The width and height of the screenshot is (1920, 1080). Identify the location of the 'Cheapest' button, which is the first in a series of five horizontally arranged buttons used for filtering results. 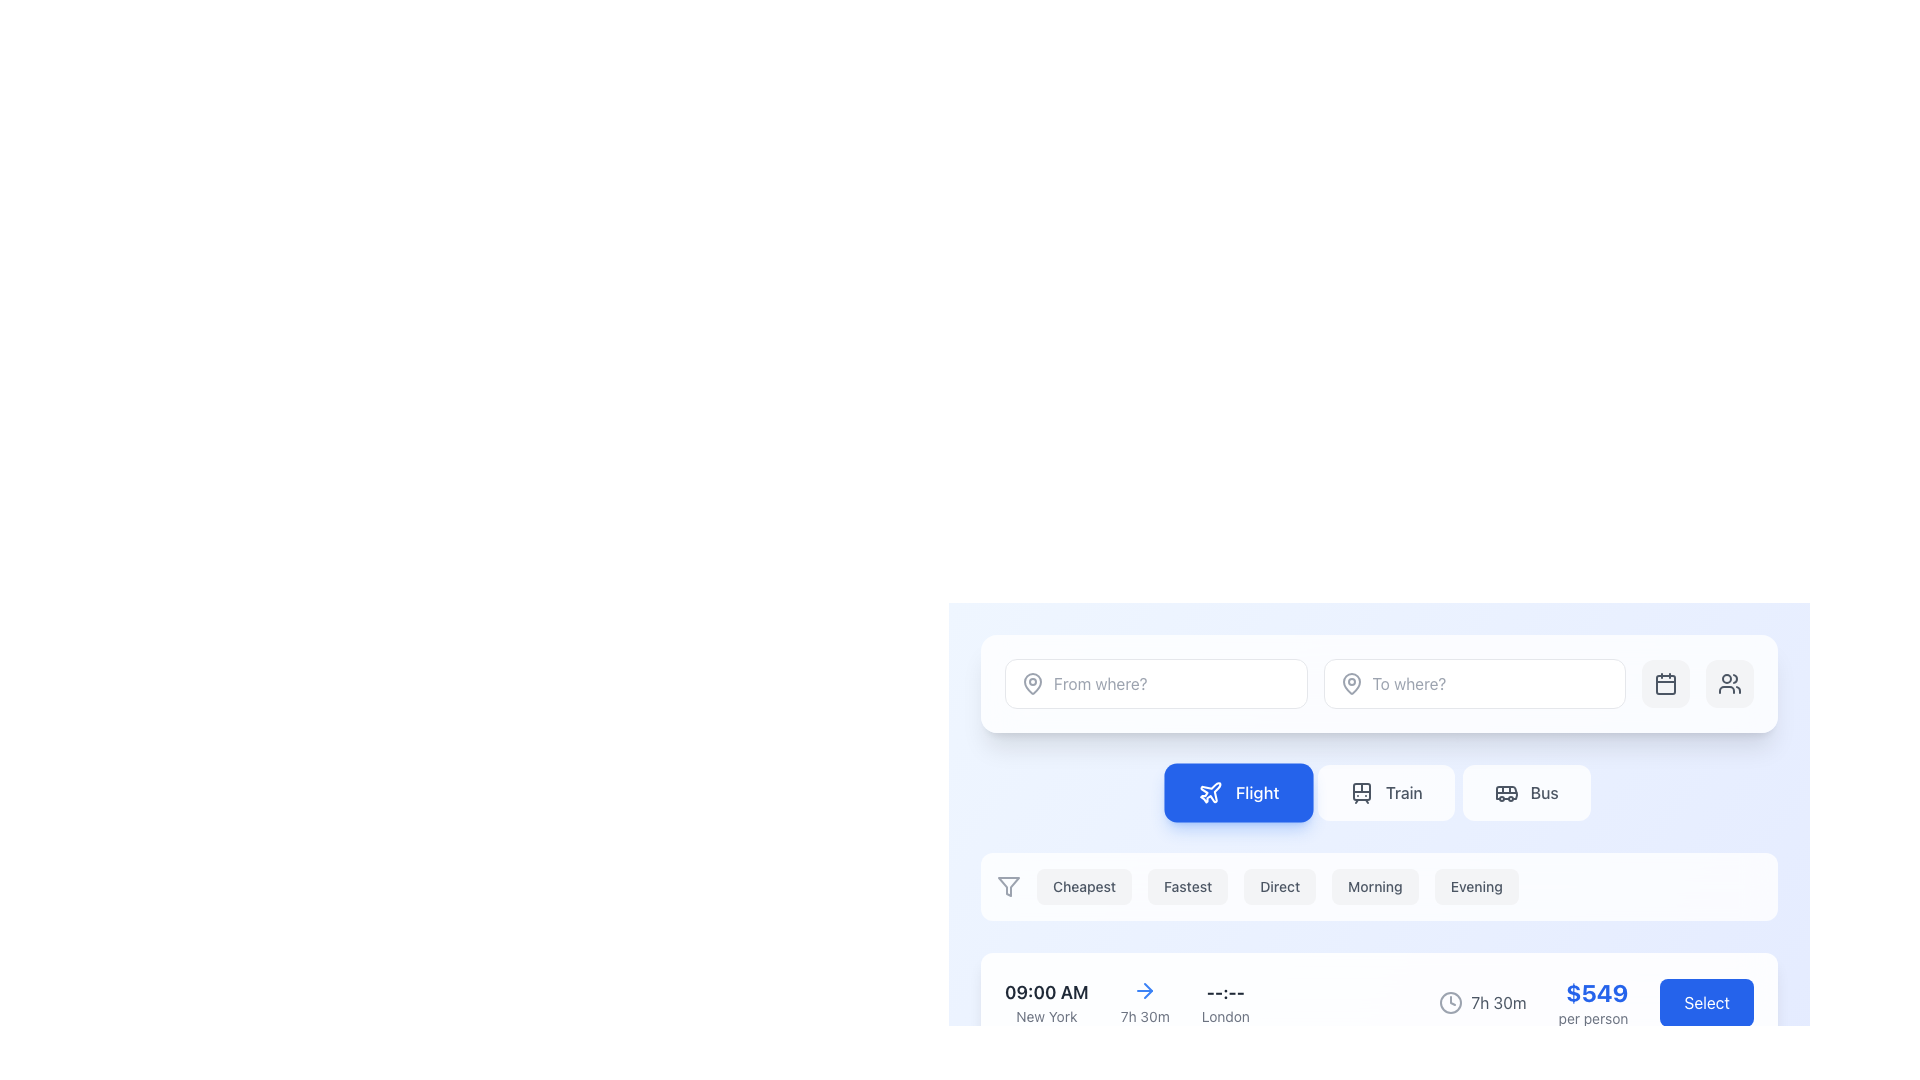
(1083, 886).